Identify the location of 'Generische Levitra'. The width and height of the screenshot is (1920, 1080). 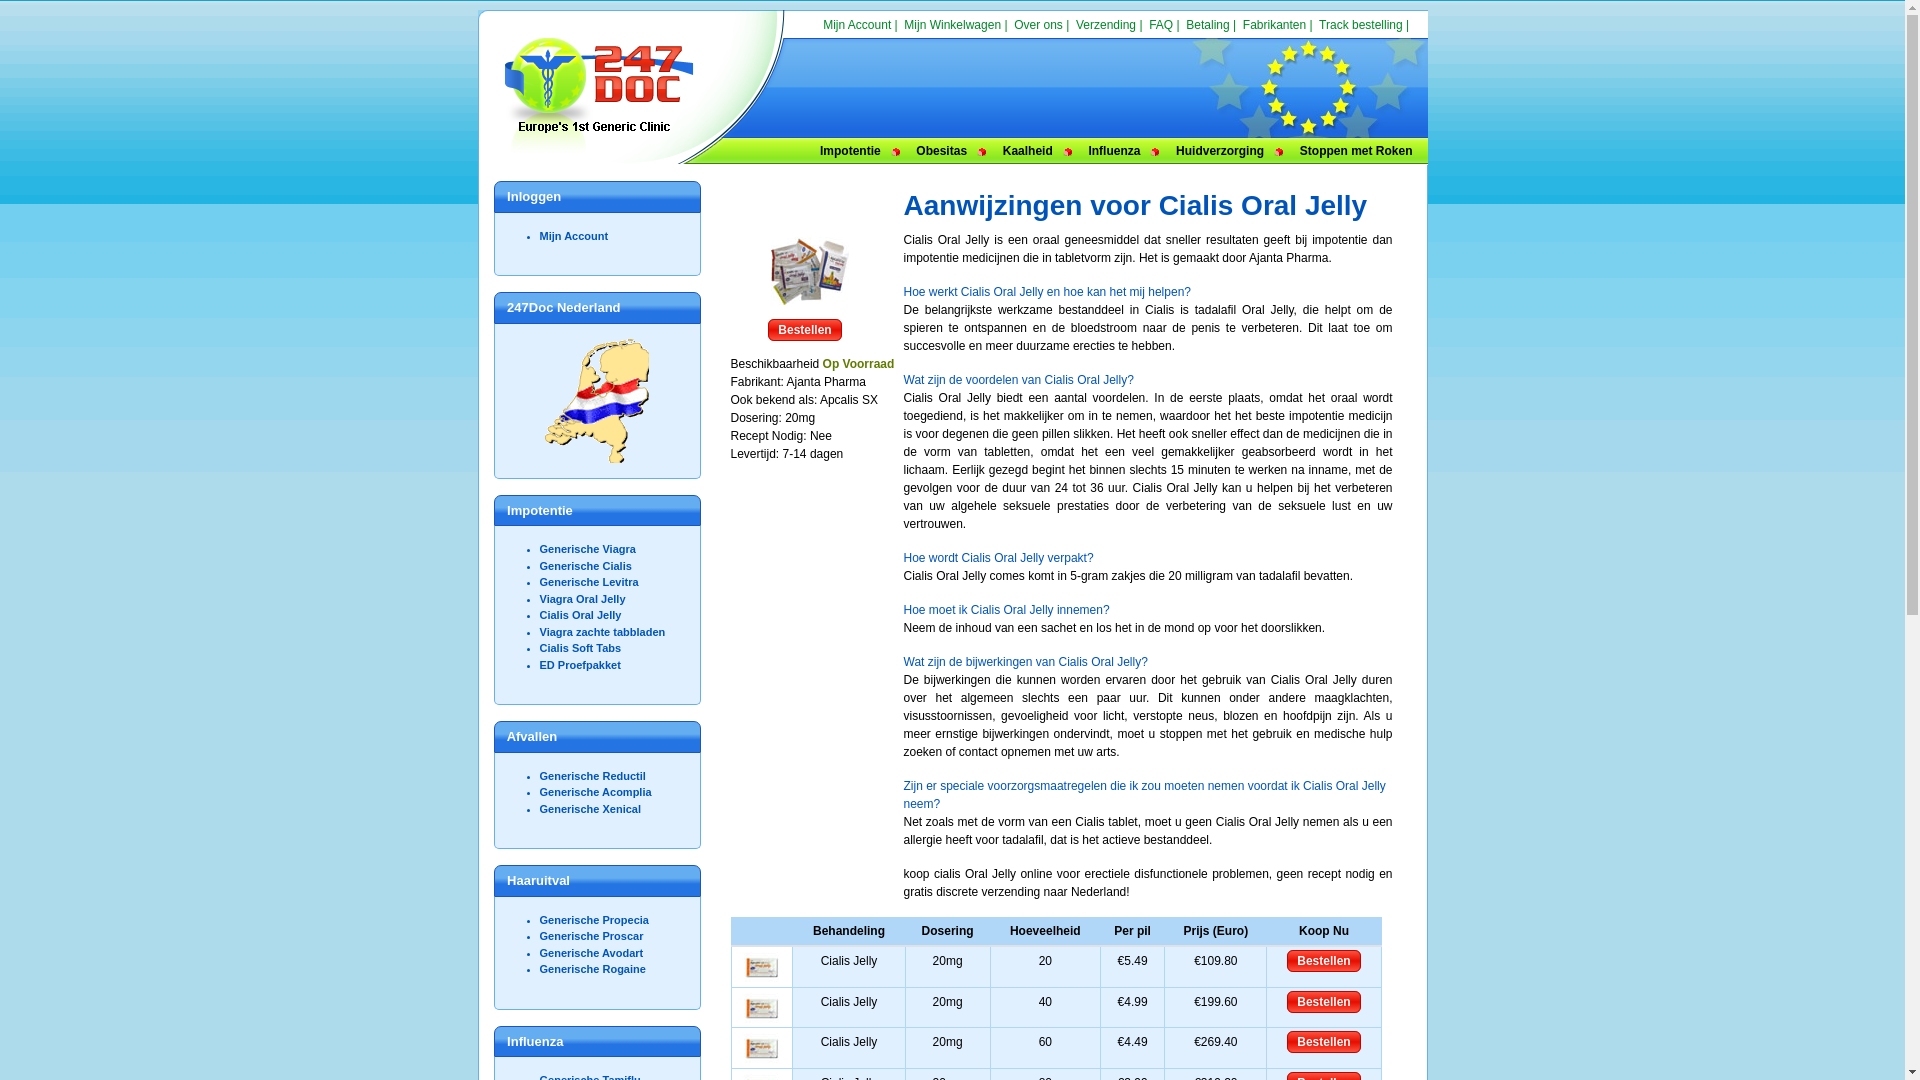
(588, 582).